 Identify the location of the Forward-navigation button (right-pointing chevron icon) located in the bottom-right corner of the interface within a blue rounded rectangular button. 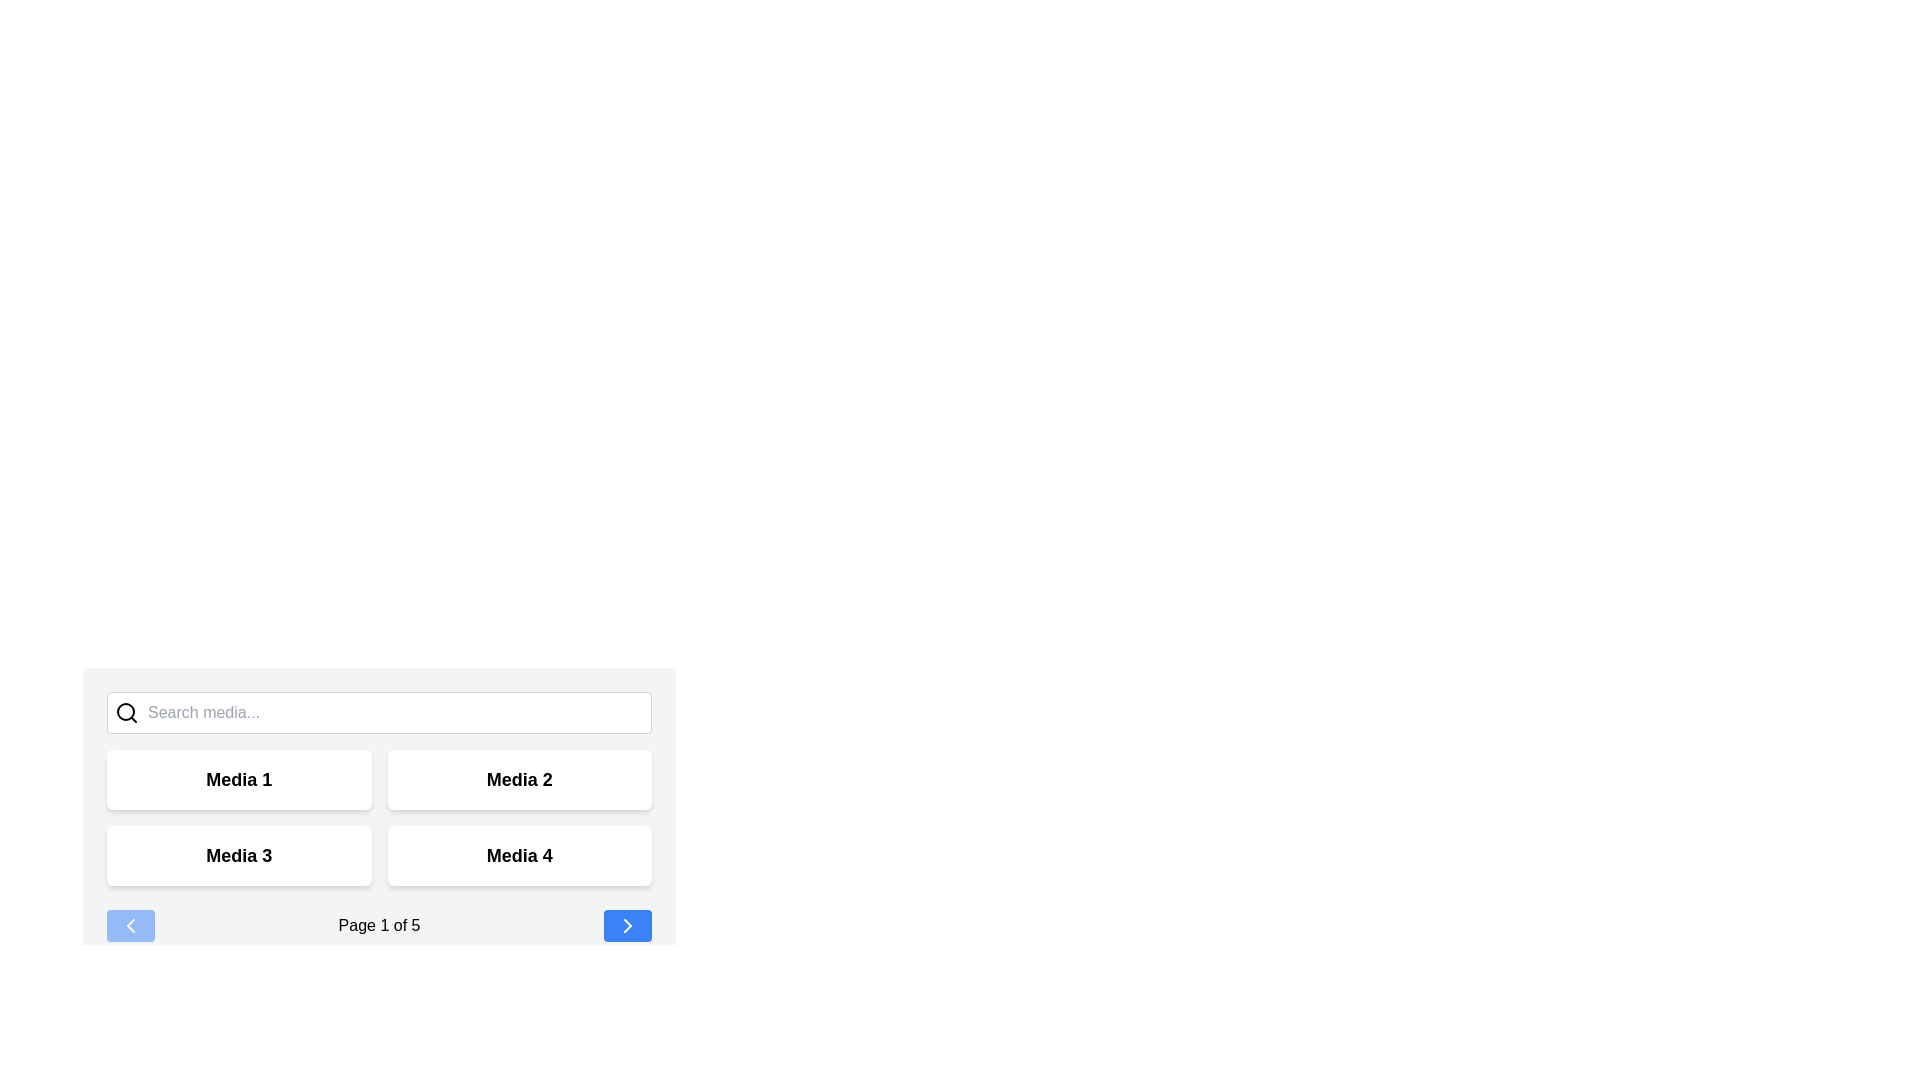
(627, 925).